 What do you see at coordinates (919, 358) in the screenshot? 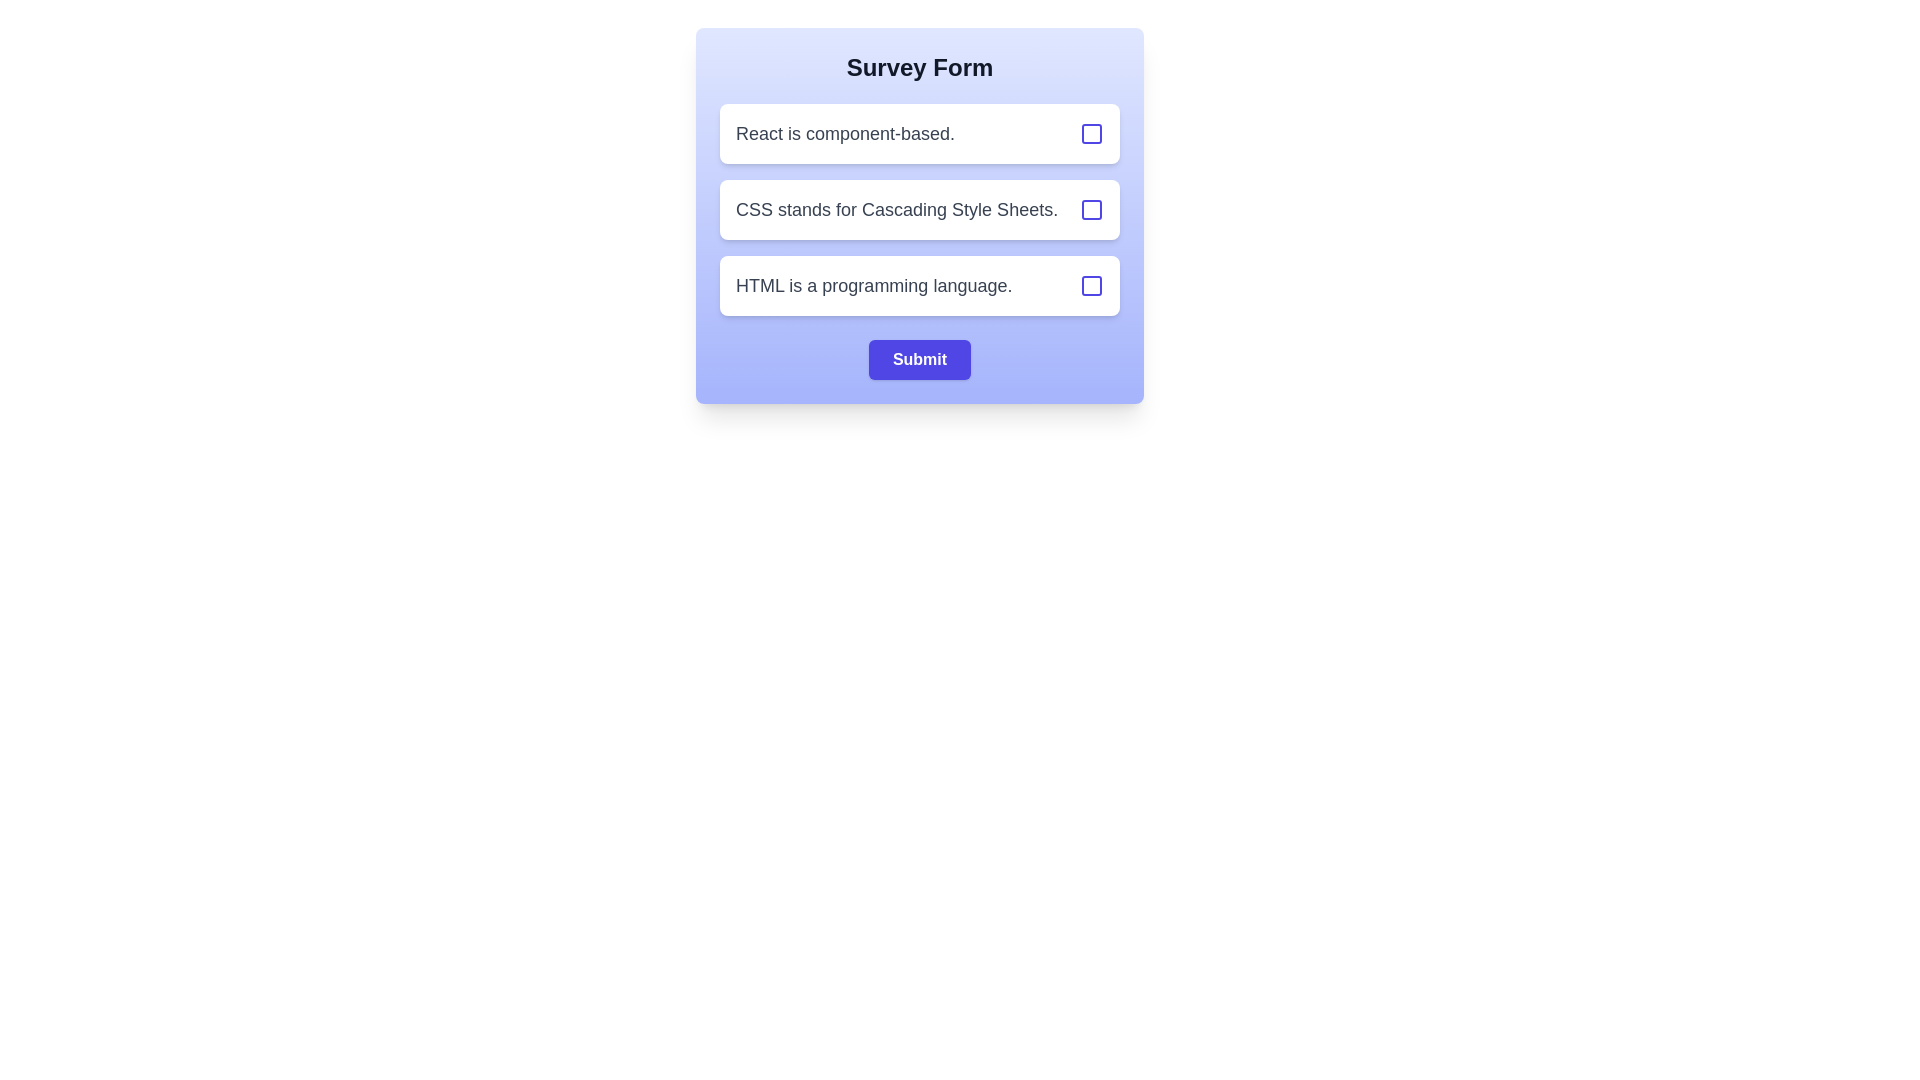
I see `the 'Submit' button to submit the survey` at bounding box center [919, 358].